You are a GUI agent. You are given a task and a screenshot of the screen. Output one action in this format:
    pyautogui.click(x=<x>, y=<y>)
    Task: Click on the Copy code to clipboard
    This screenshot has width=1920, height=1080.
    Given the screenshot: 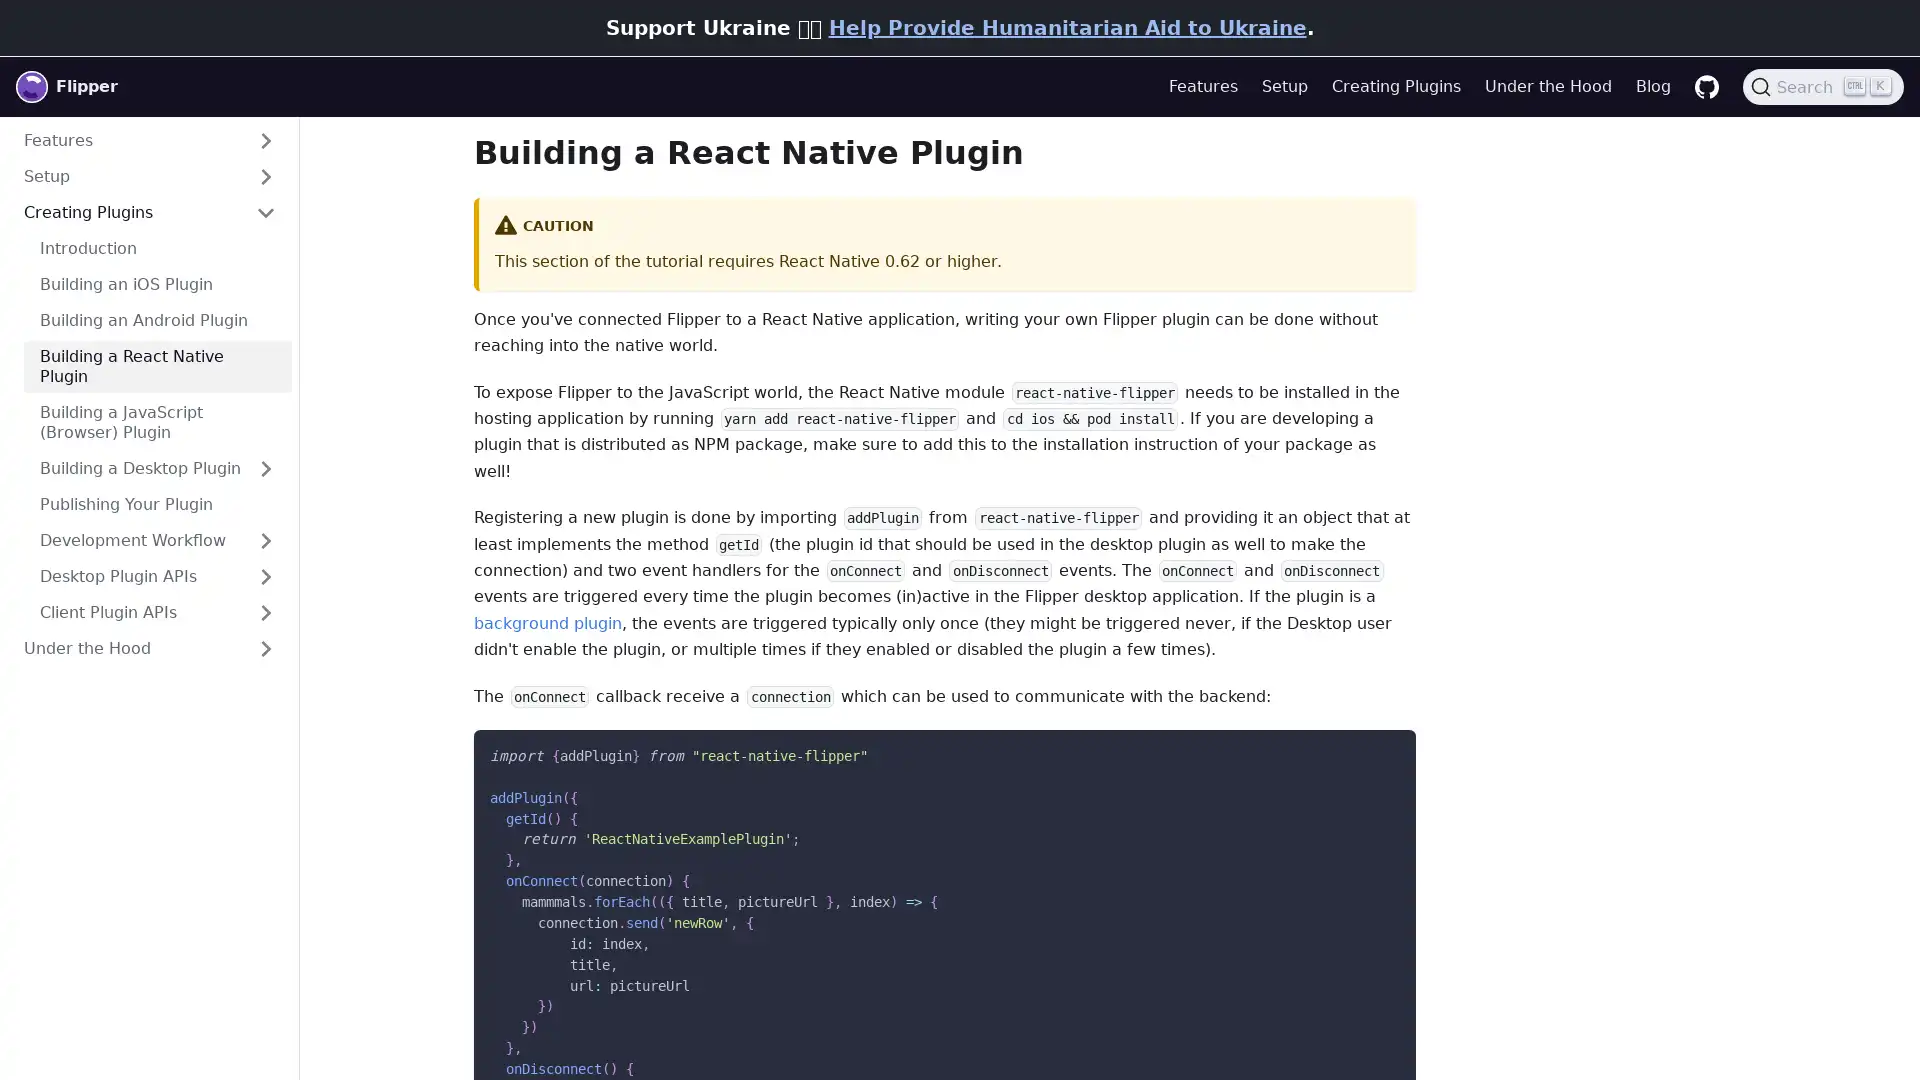 What is the action you would take?
    pyautogui.click(x=1382, y=751)
    